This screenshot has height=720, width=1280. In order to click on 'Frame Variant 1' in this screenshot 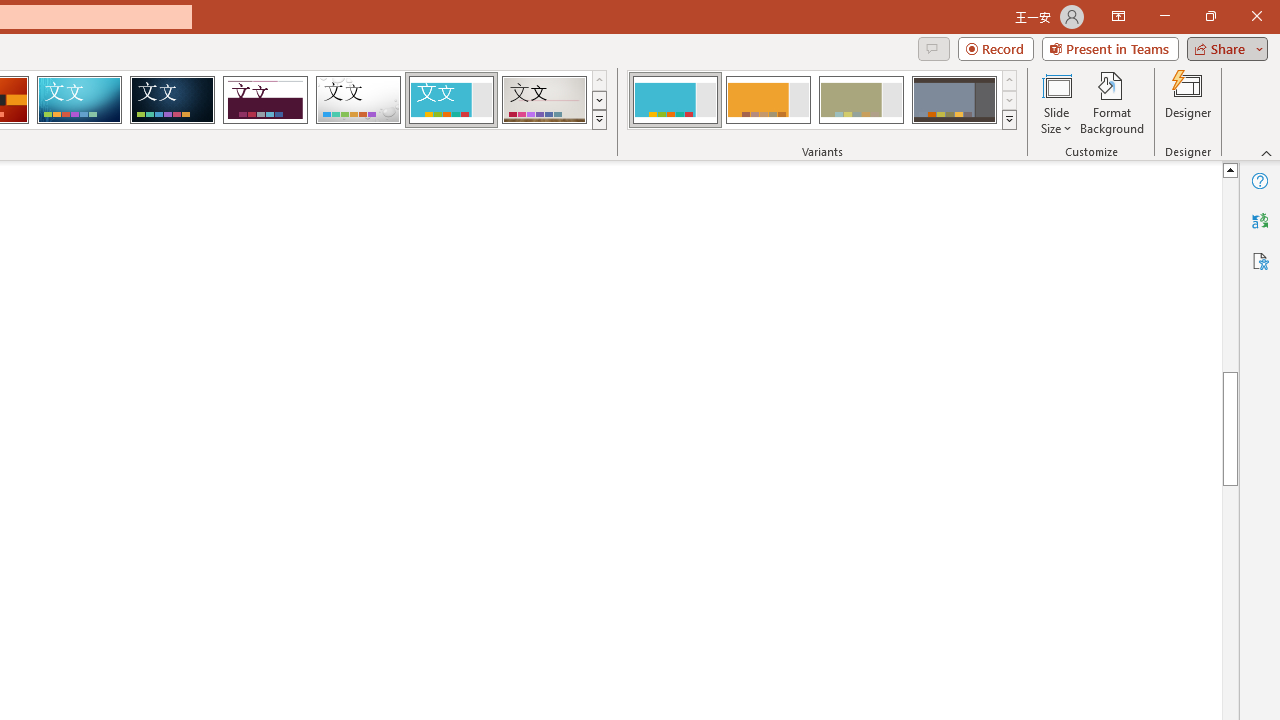, I will do `click(675, 100)`.